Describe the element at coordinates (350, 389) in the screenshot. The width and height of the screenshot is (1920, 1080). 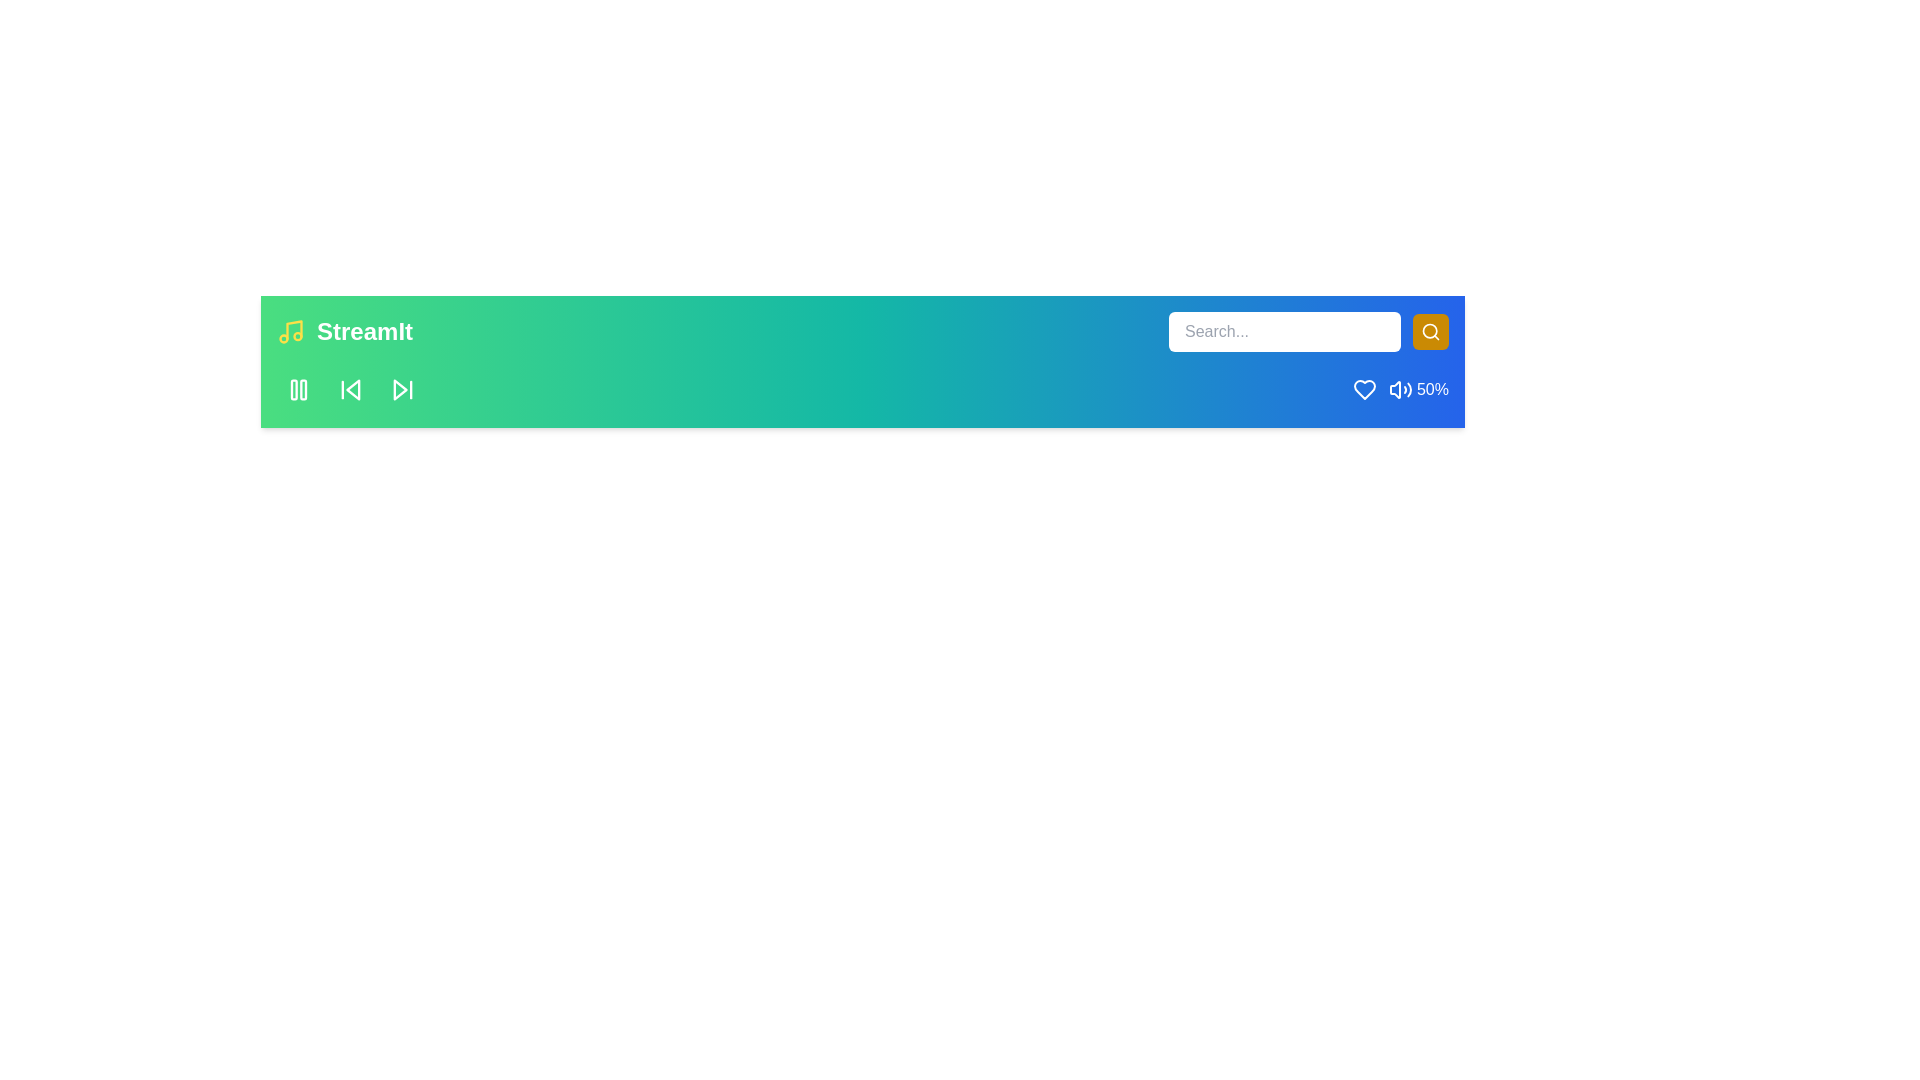
I see `the skip button to navigate to the previous song` at that location.